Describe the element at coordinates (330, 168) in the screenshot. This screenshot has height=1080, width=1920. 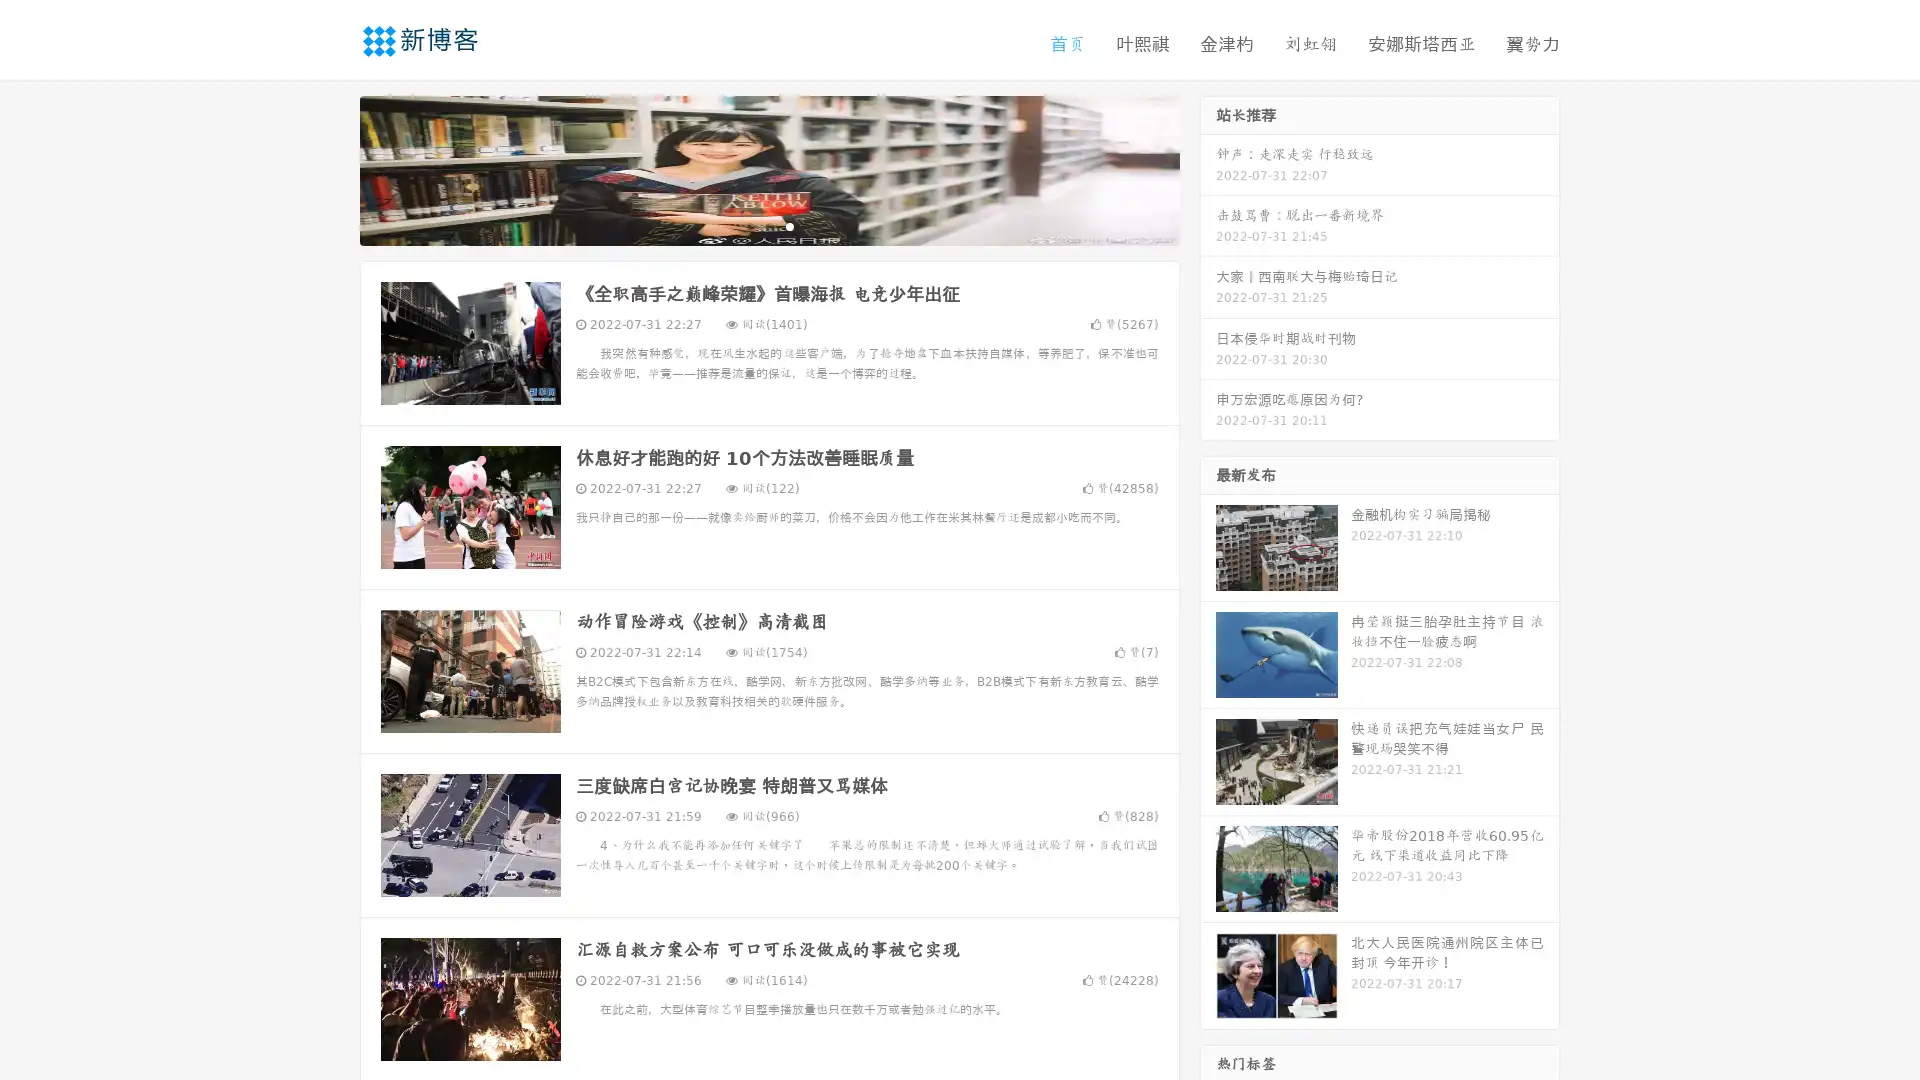
I see `Previous slide` at that location.